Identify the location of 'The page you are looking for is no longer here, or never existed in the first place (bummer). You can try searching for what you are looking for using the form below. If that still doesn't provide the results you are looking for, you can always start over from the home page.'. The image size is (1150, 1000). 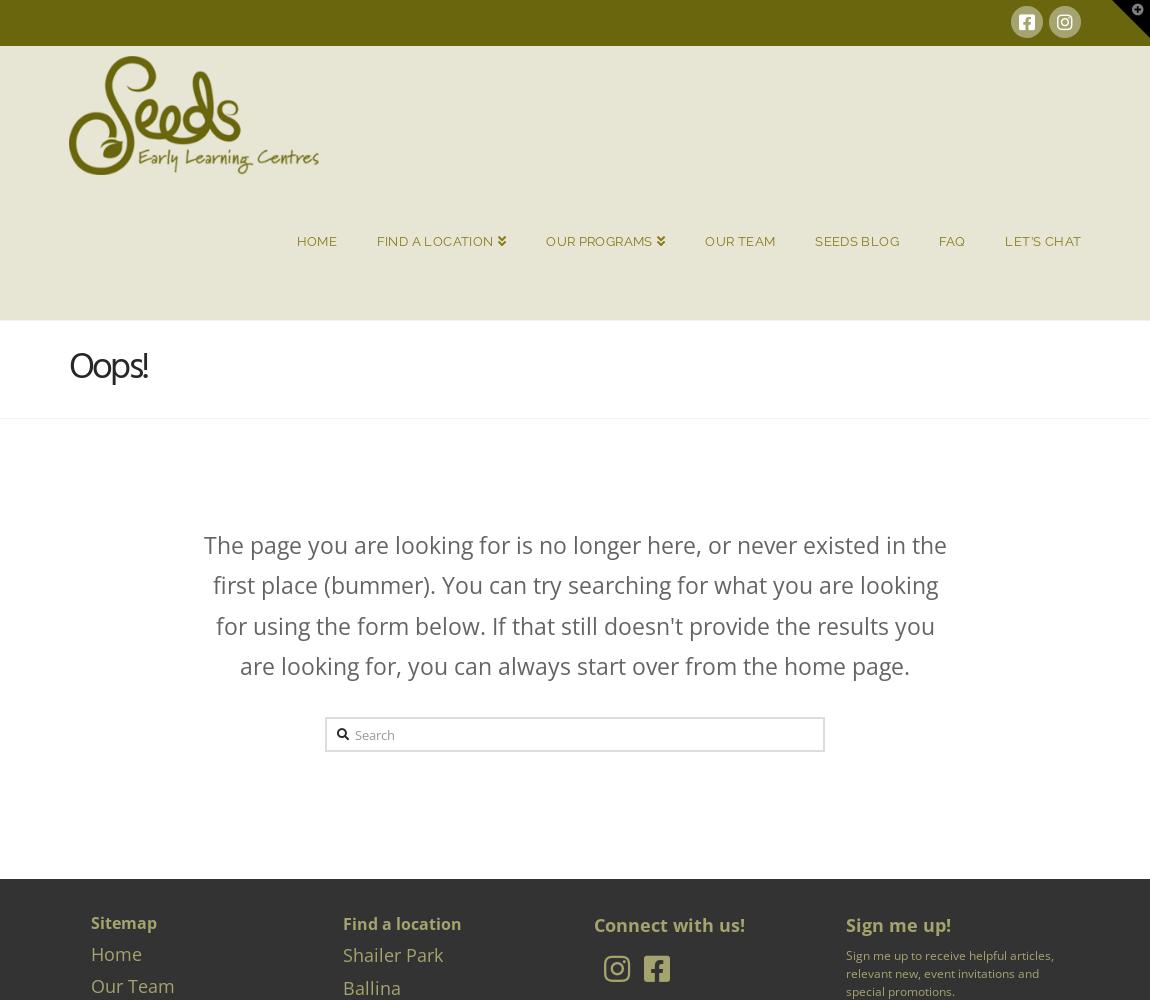
(574, 604).